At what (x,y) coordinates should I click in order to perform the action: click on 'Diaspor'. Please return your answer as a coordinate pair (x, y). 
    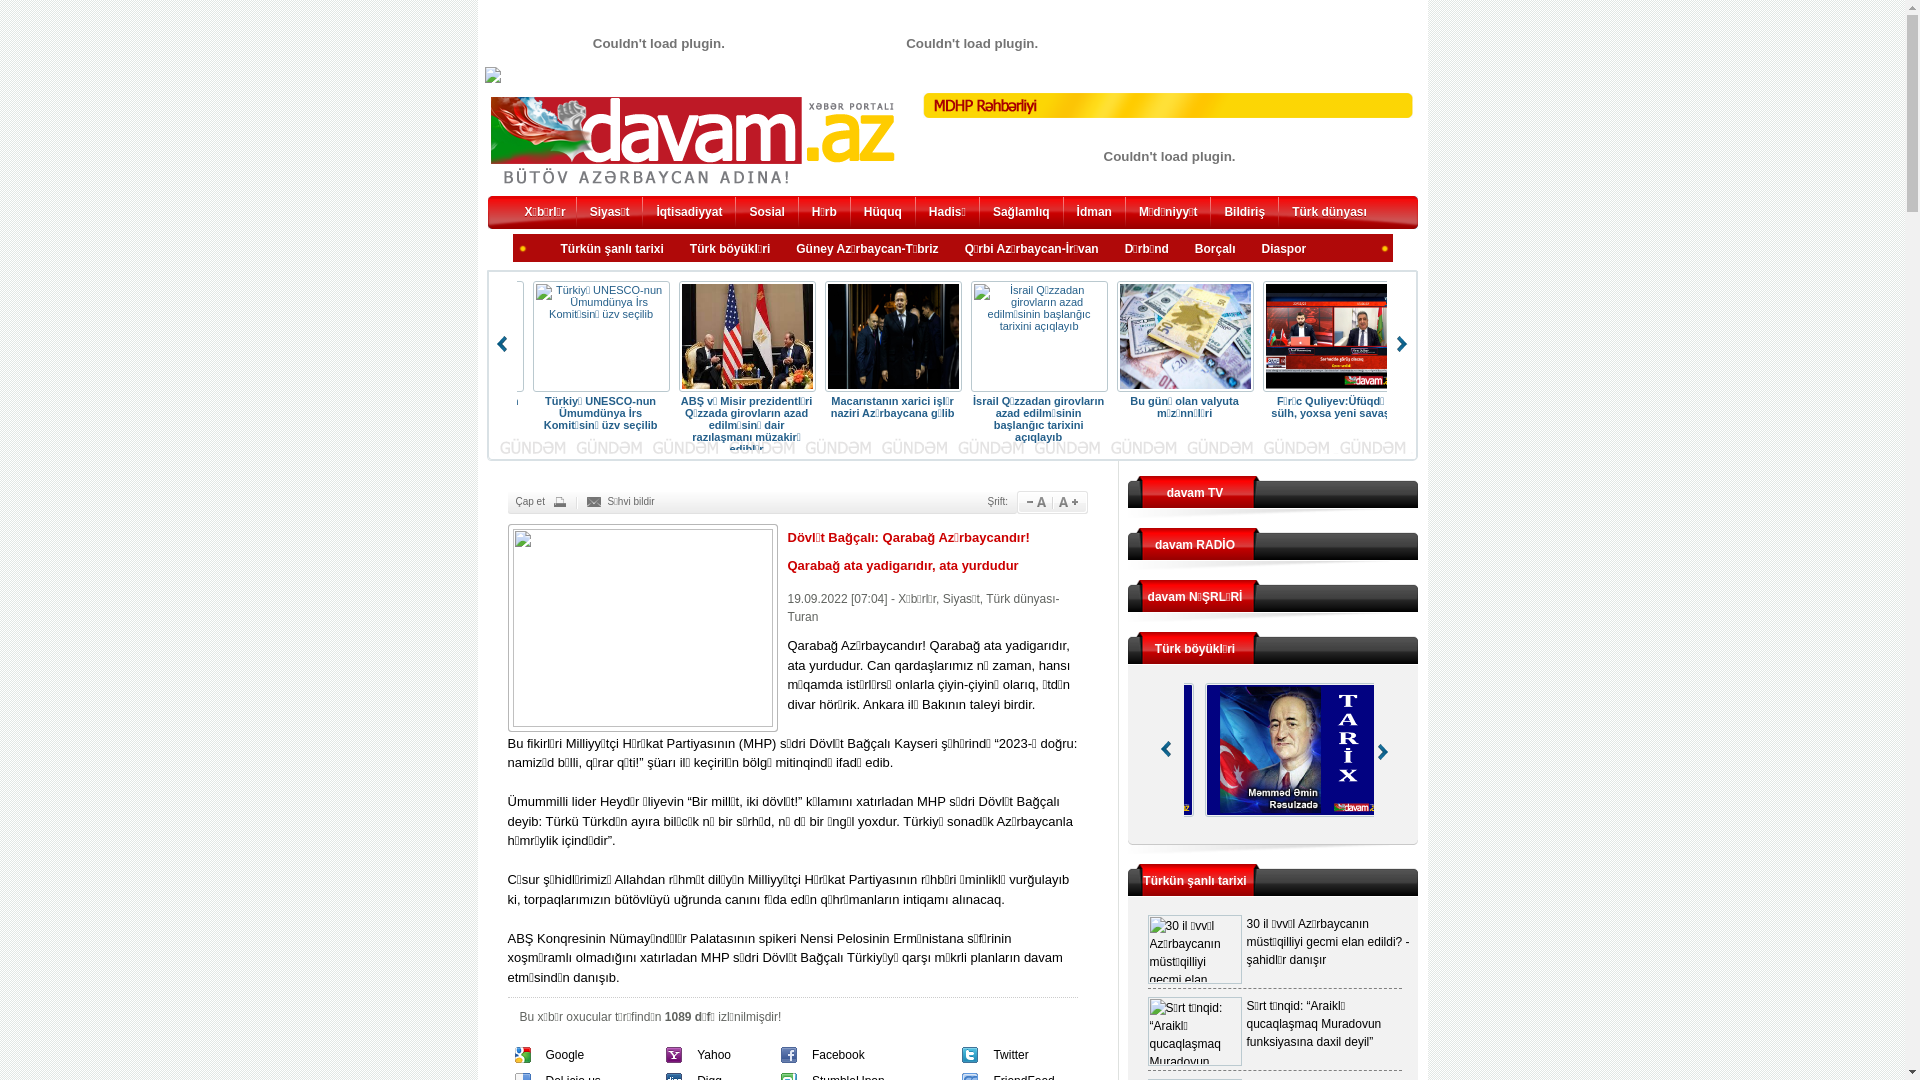
    Looking at the image, I should click on (1283, 249).